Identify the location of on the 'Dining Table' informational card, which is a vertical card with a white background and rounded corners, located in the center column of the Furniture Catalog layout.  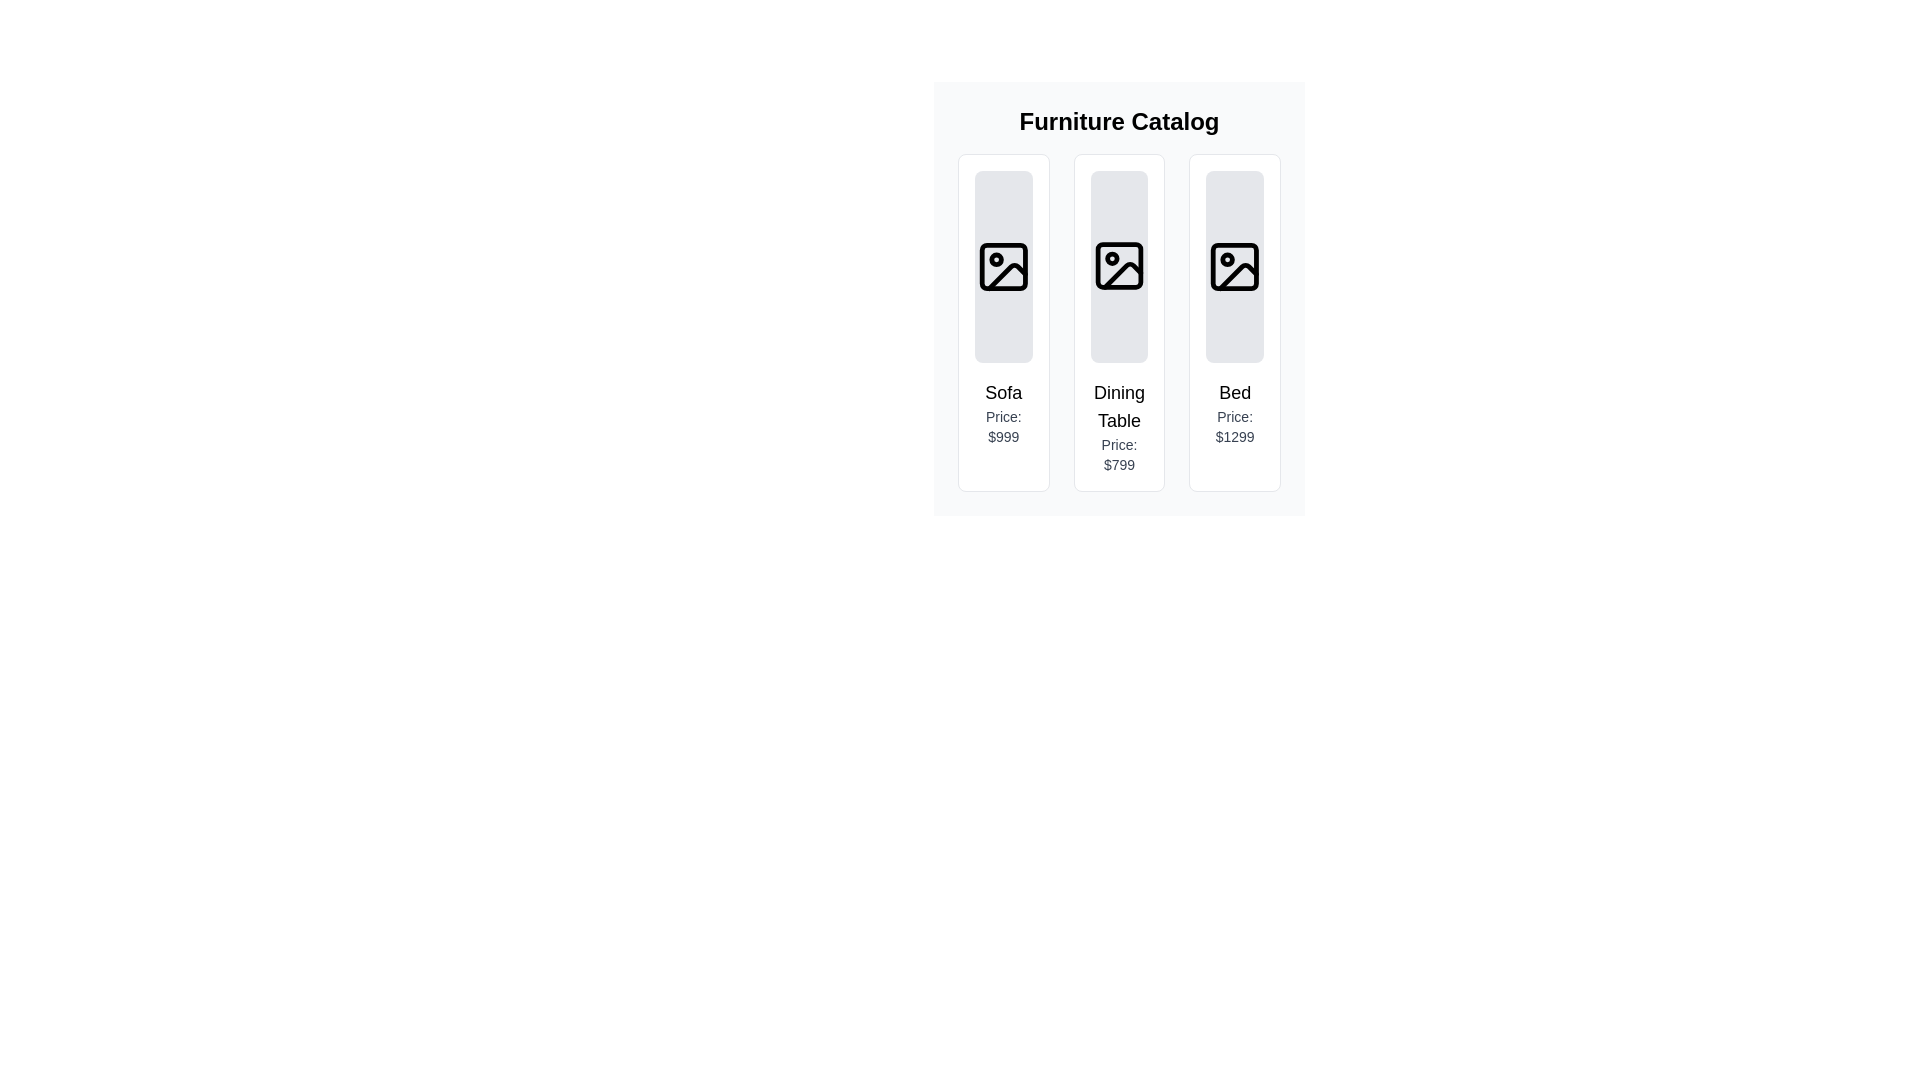
(1118, 299).